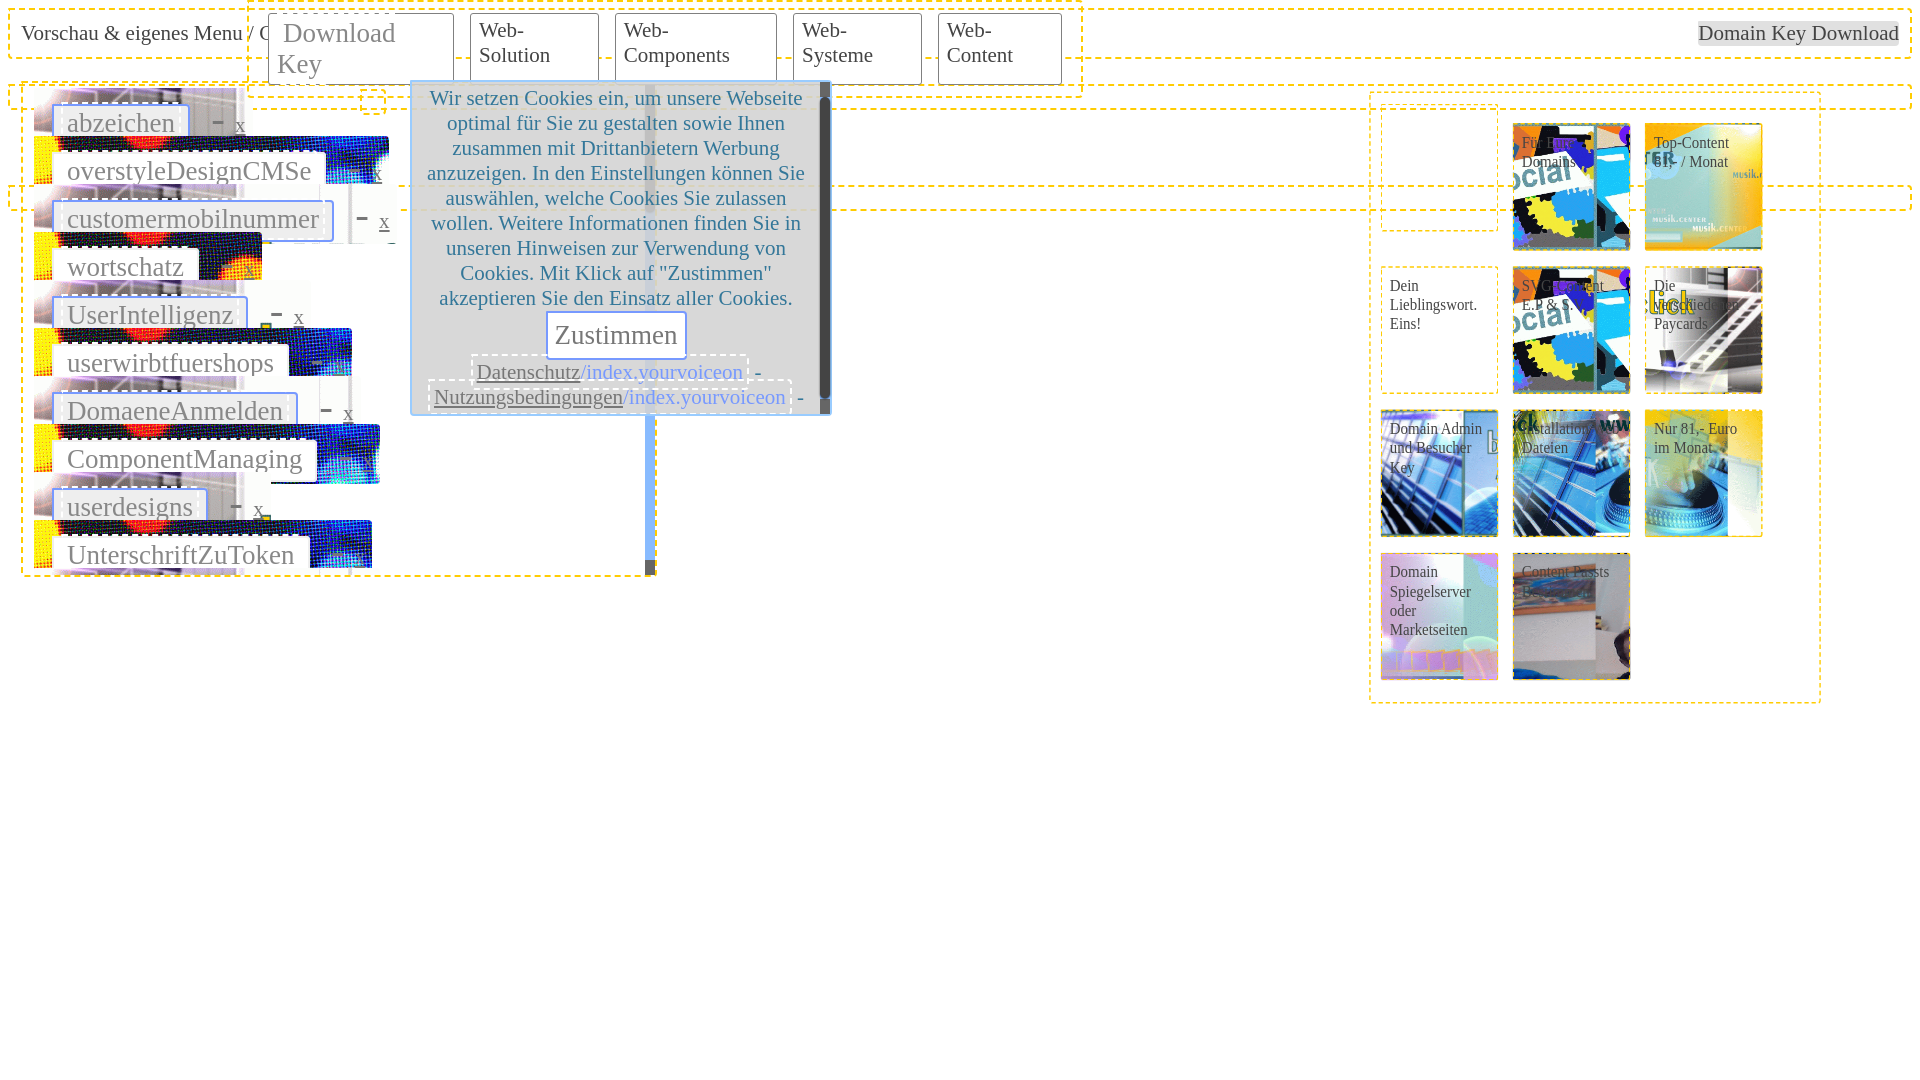 Image resolution: width=1920 pixels, height=1080 pixels. Describe the element at coordinates (151, 500) in the screenshot. I see `'userdesigns - x'` at that location.